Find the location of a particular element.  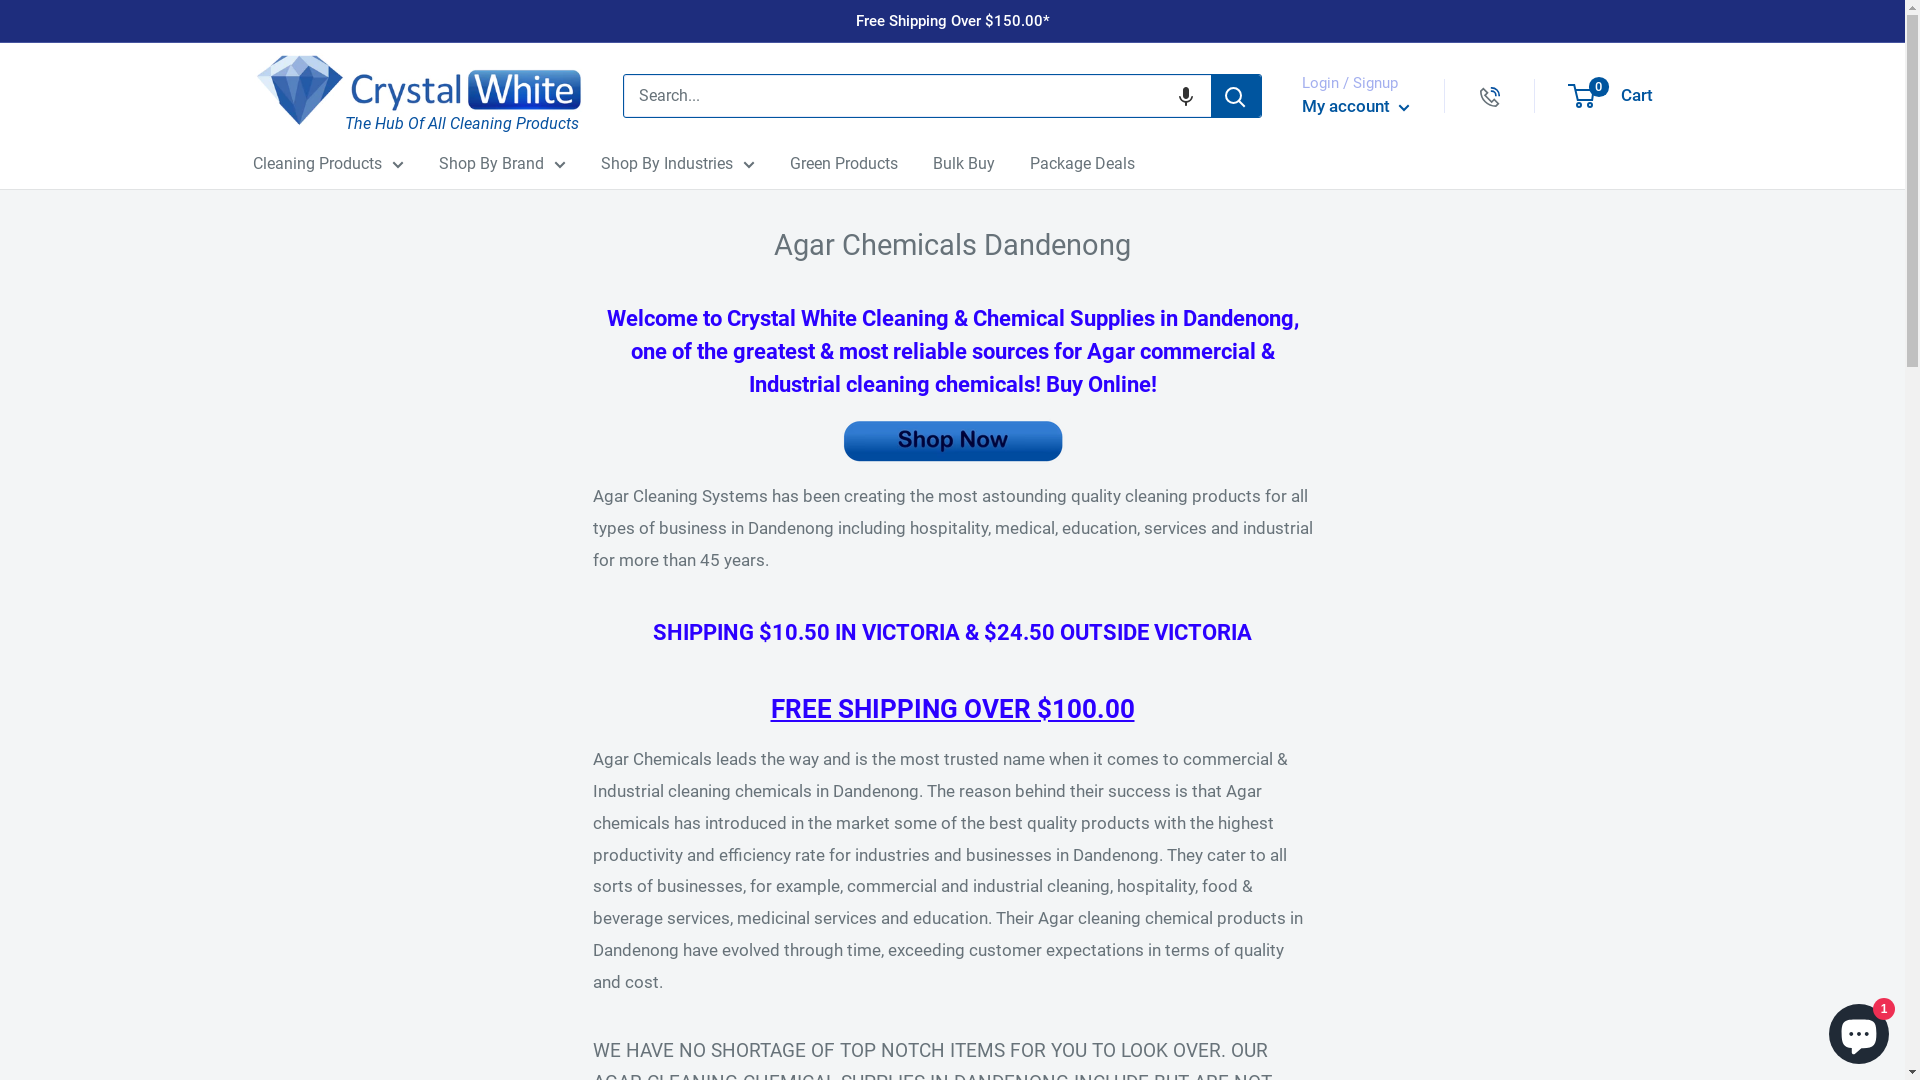

'Bulk Buy' is located at coordinates (963, 163).